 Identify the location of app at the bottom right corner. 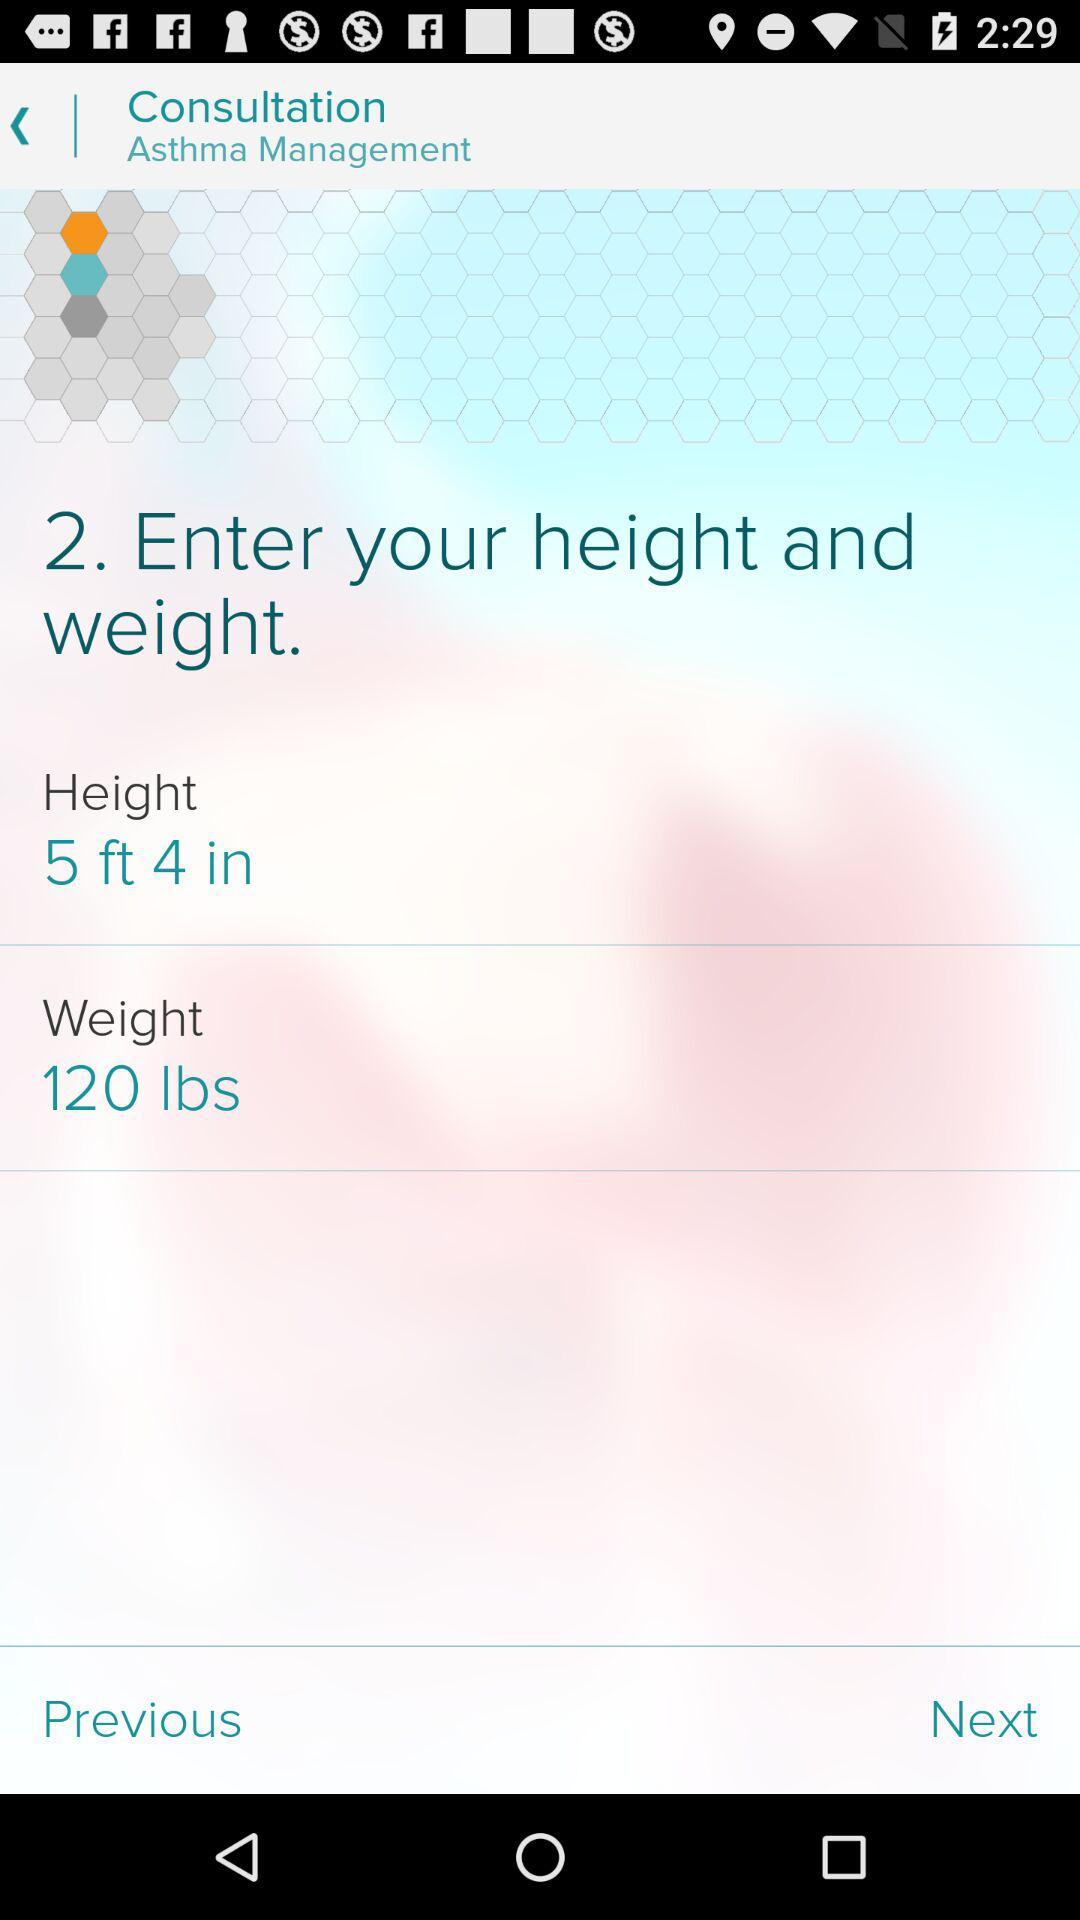
(810, 1719).